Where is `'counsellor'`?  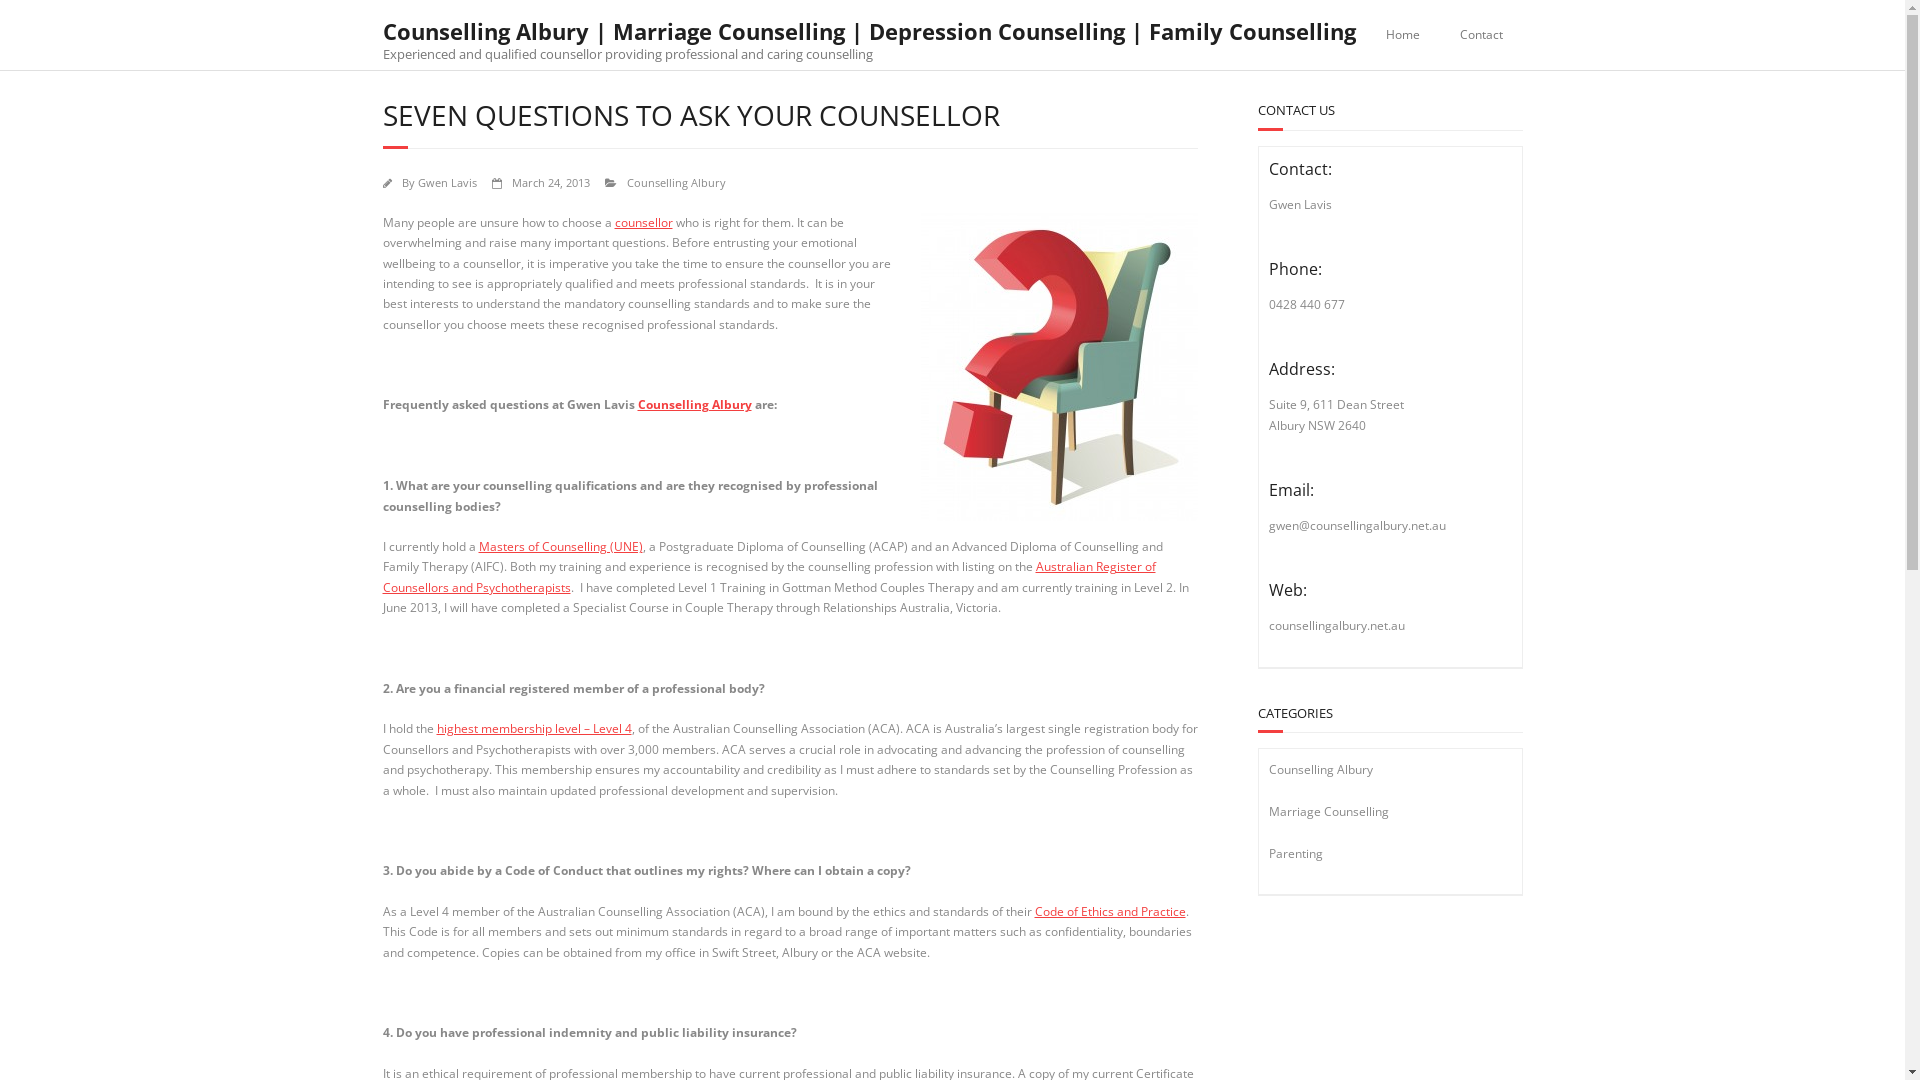 'counsellor' is located at coordinates (643, 222).